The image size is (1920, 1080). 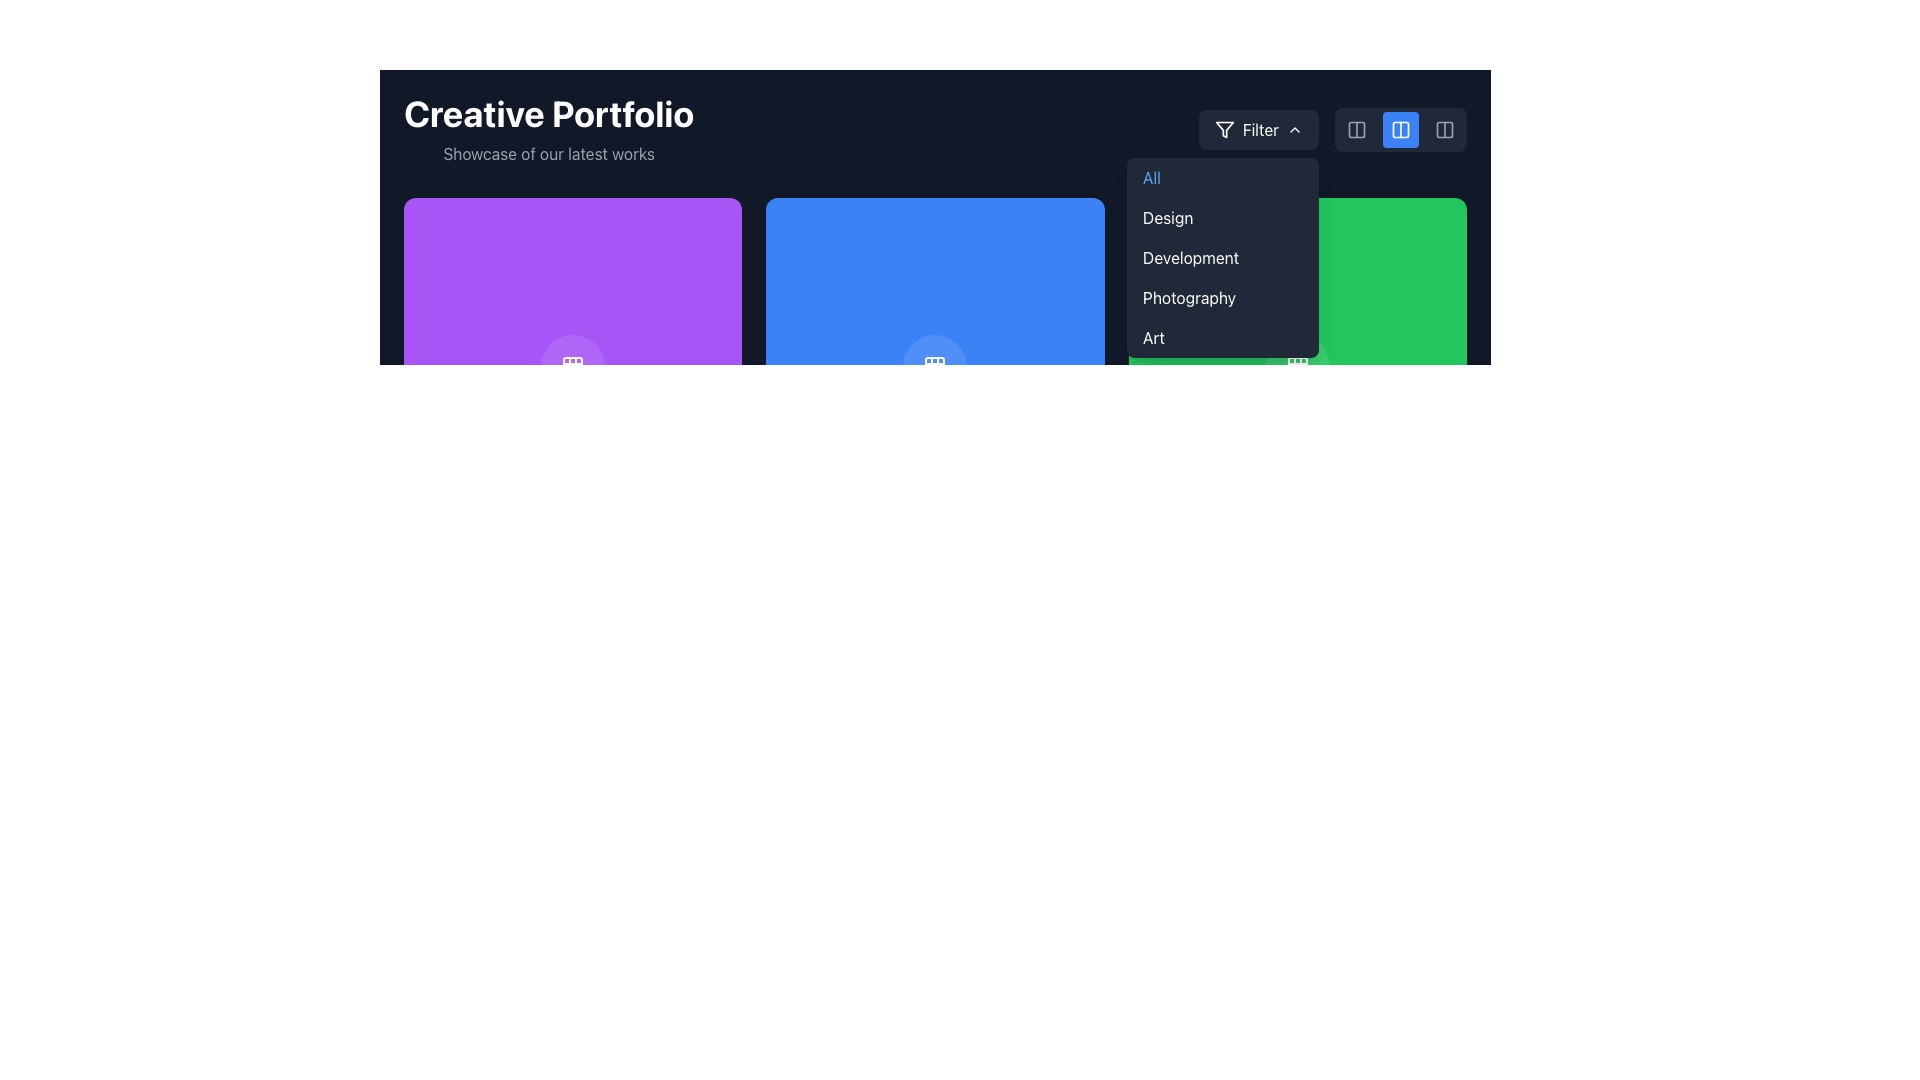 I want to click on the 'All' option in the dropdown menu located at the top of the vertical list, so click(x=1222, y=176).